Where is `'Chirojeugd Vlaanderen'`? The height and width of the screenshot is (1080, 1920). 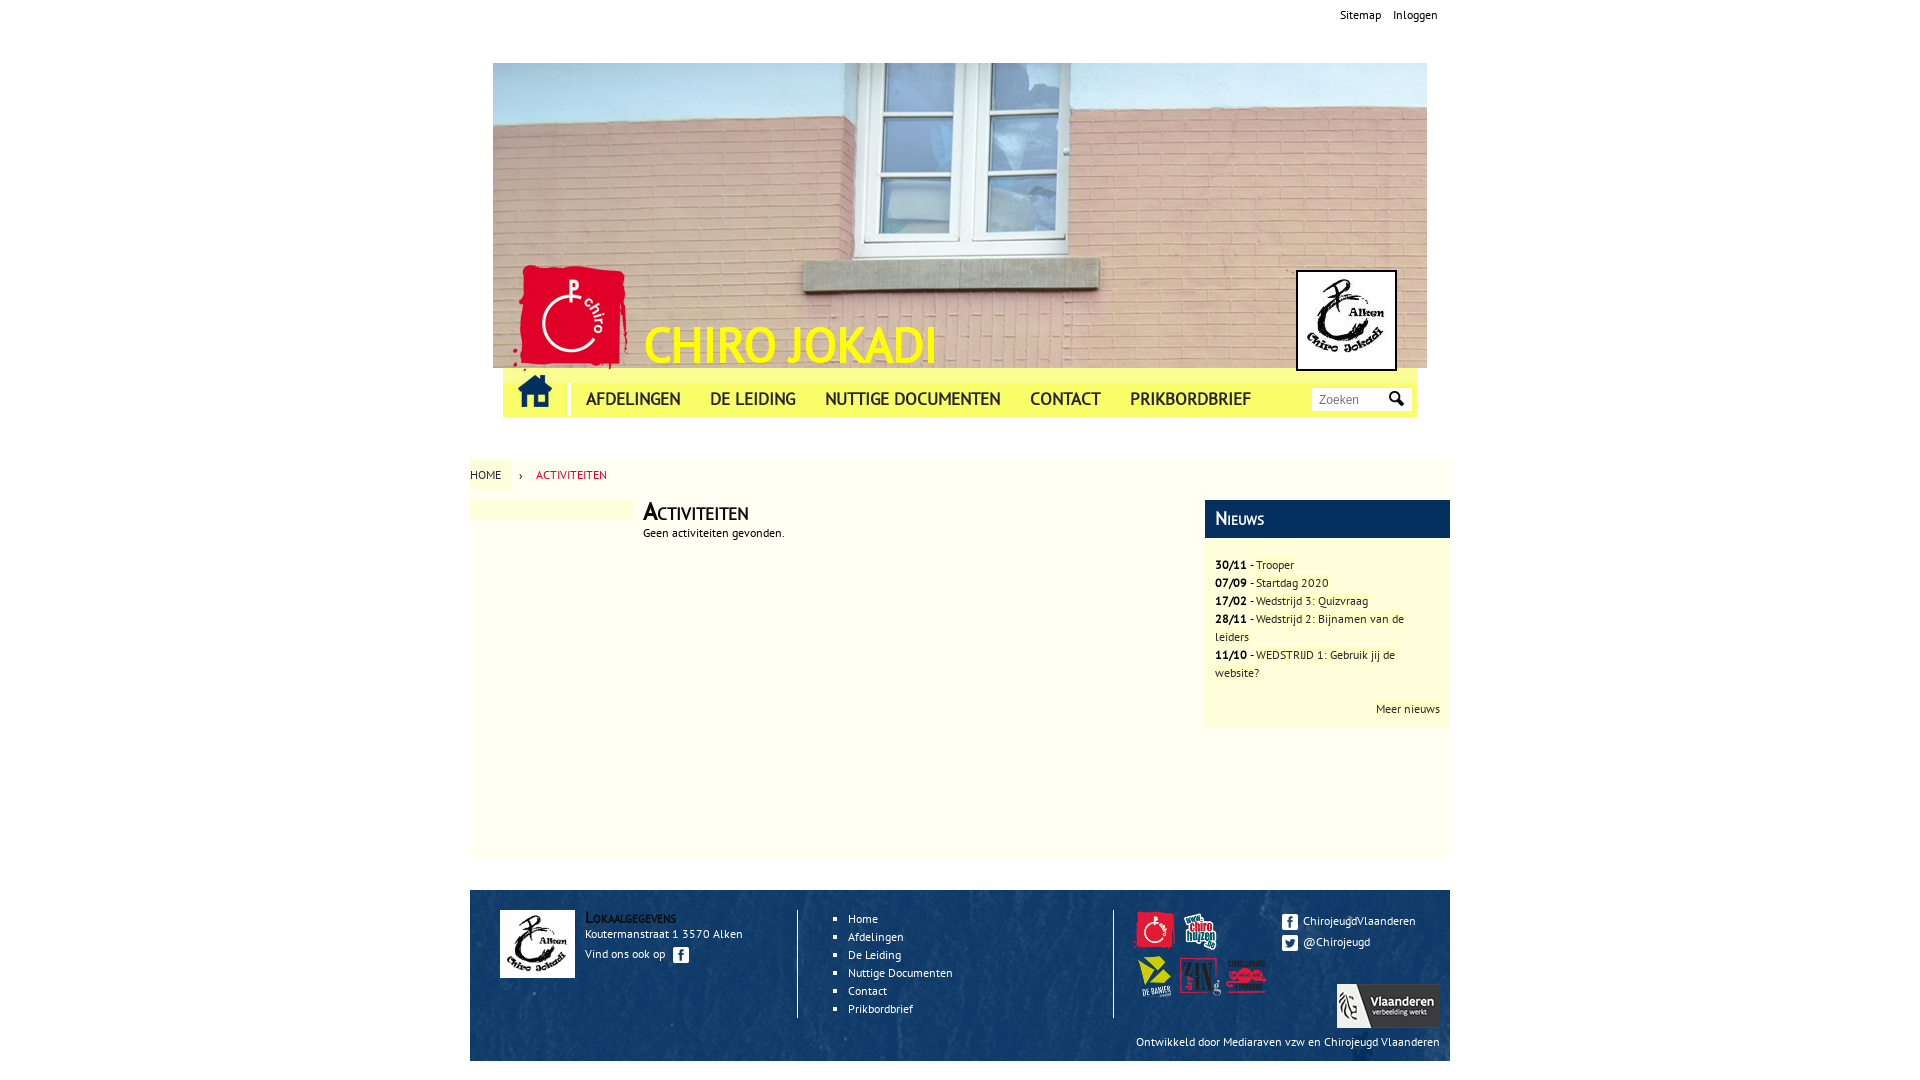 'Chirojeugd Vlaanderen' is located at coordinates (1381, 1040).